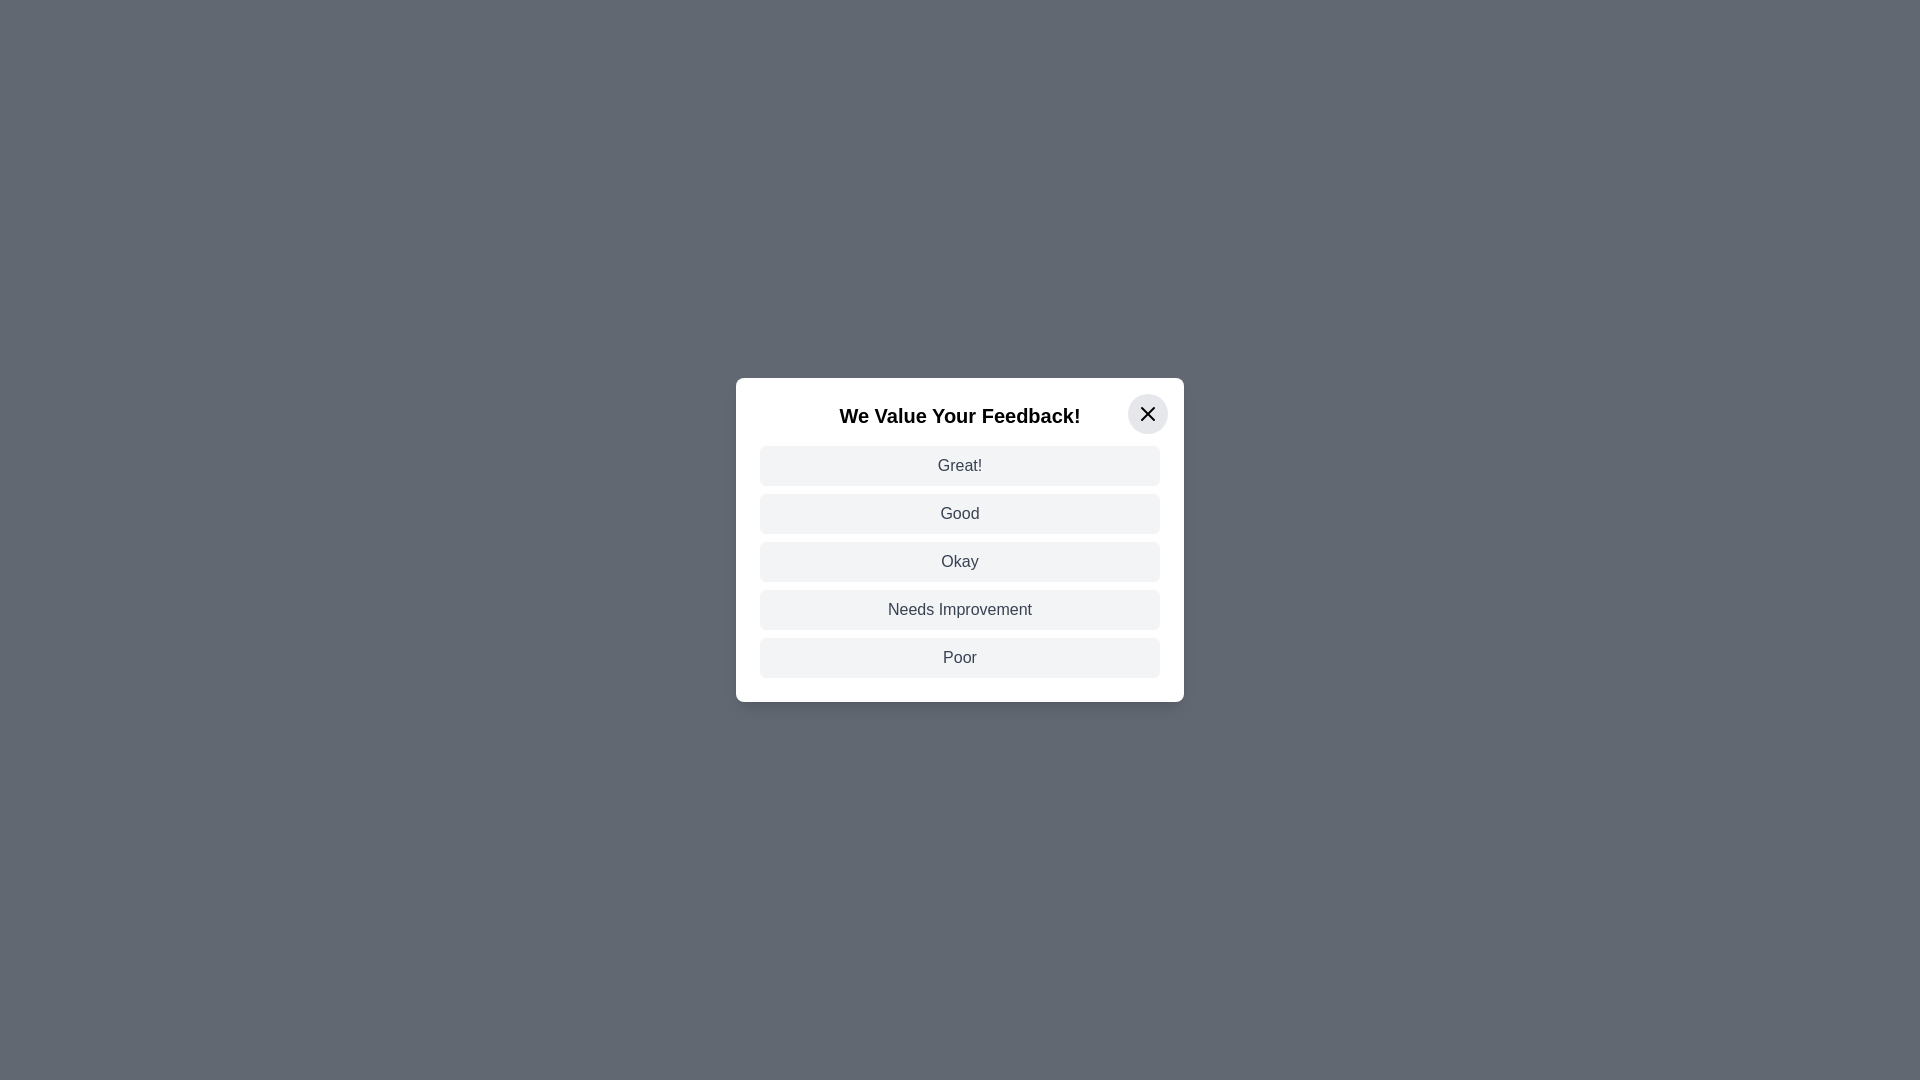  I want to click on the feedback option Great!, so click(960, 466).